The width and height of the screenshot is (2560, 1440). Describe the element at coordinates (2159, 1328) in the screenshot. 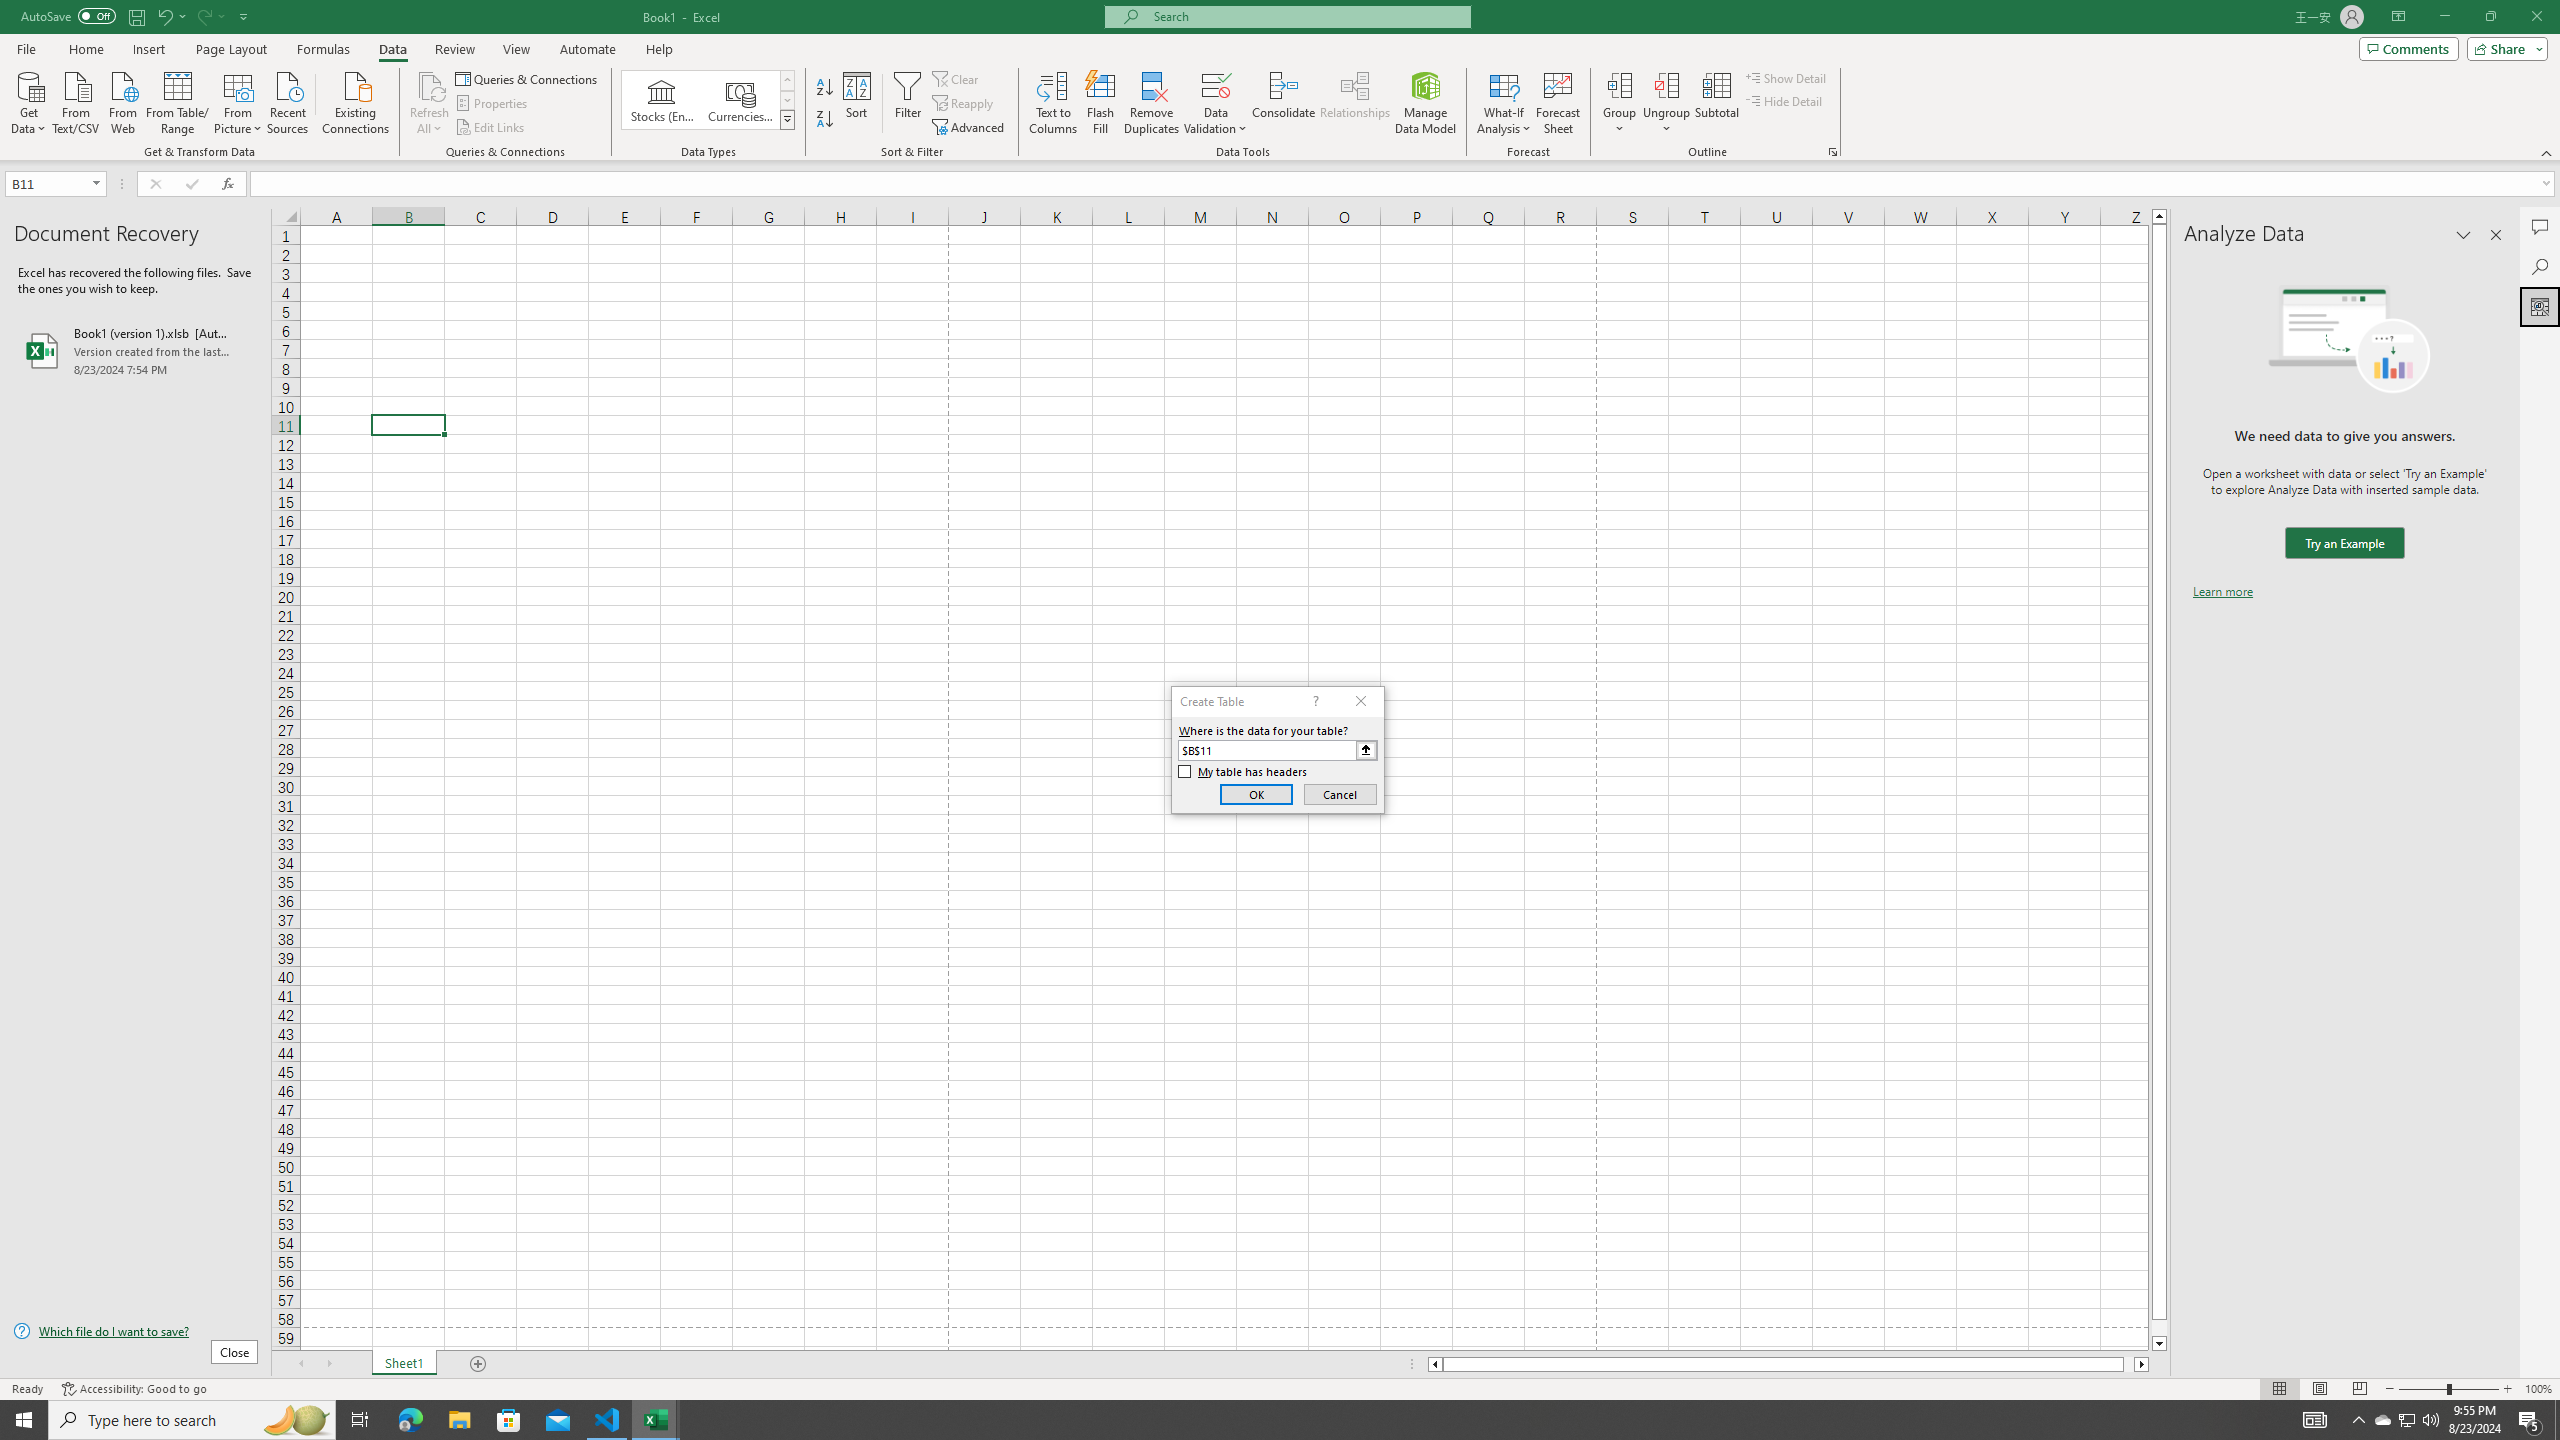

I see `'Page down'` at that location.